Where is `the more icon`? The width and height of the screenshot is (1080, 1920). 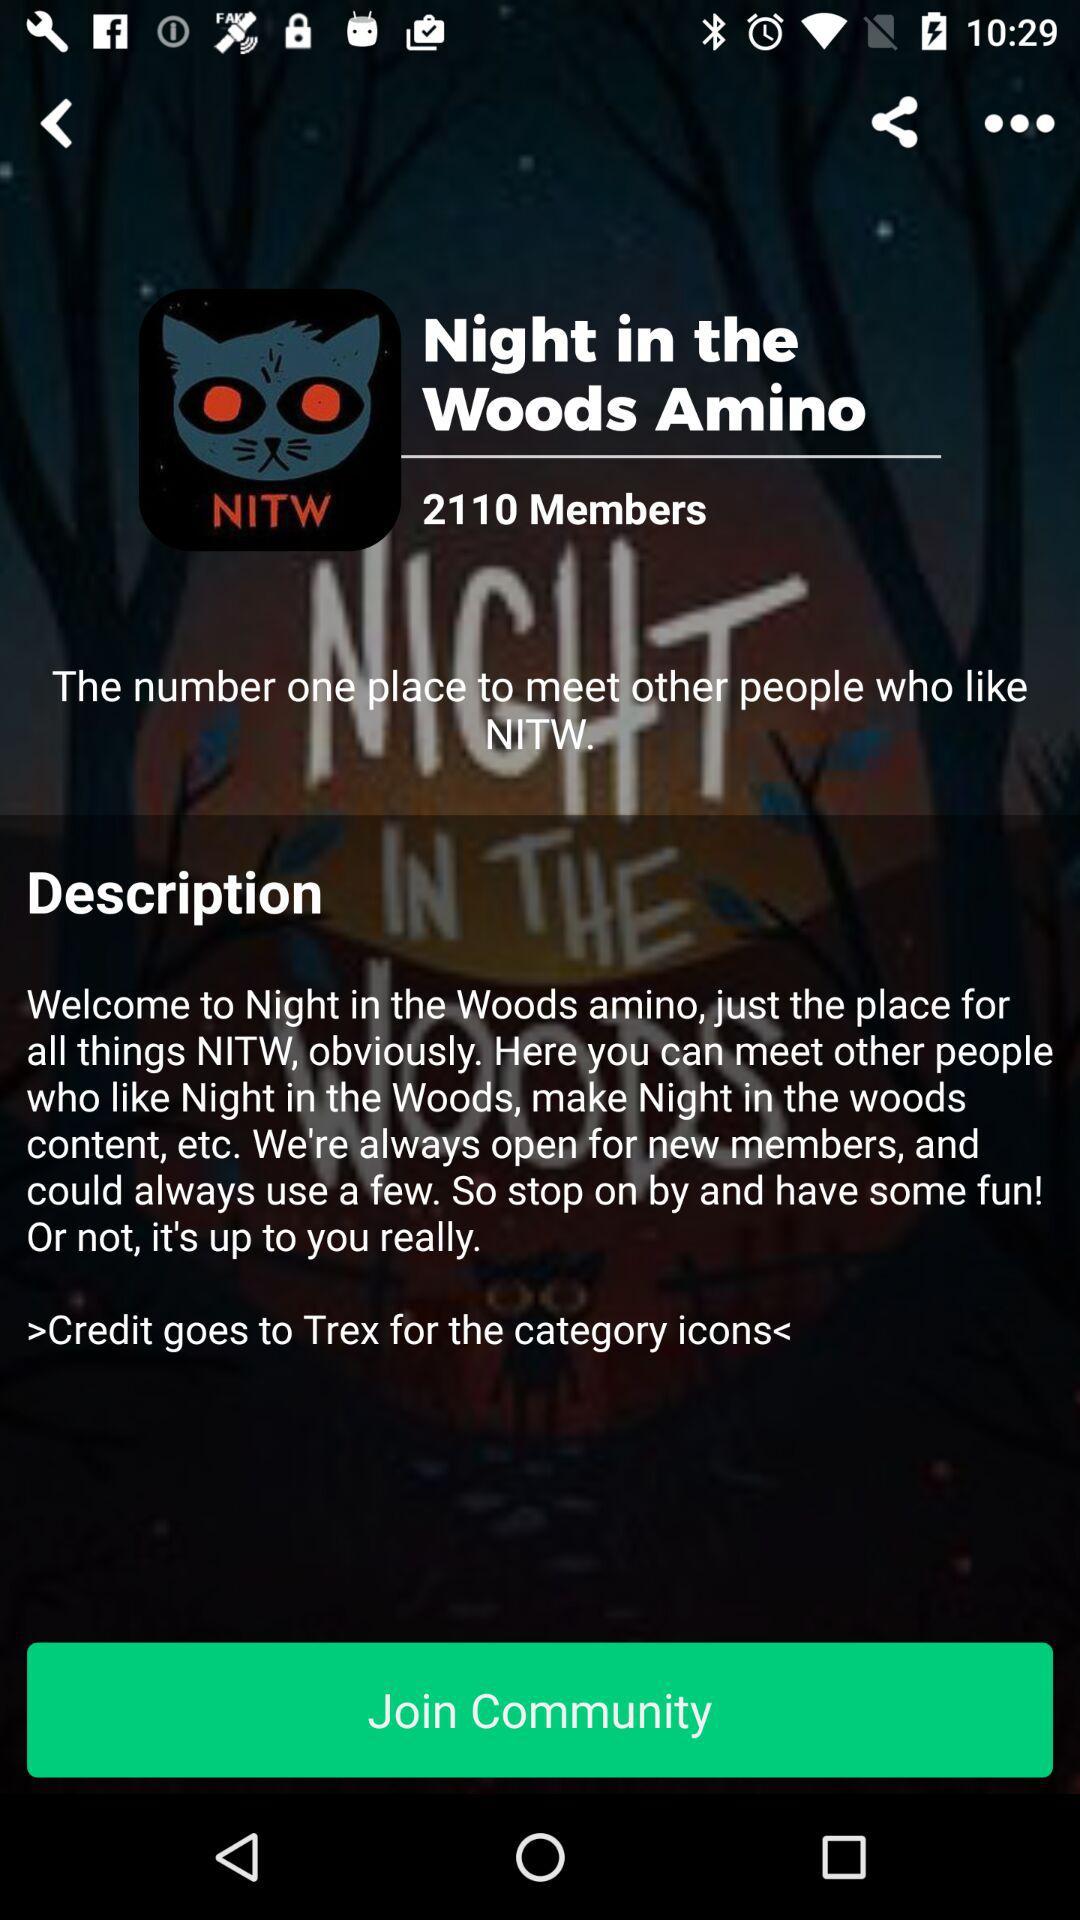
the more icon is located at coordinates (1019, 122).